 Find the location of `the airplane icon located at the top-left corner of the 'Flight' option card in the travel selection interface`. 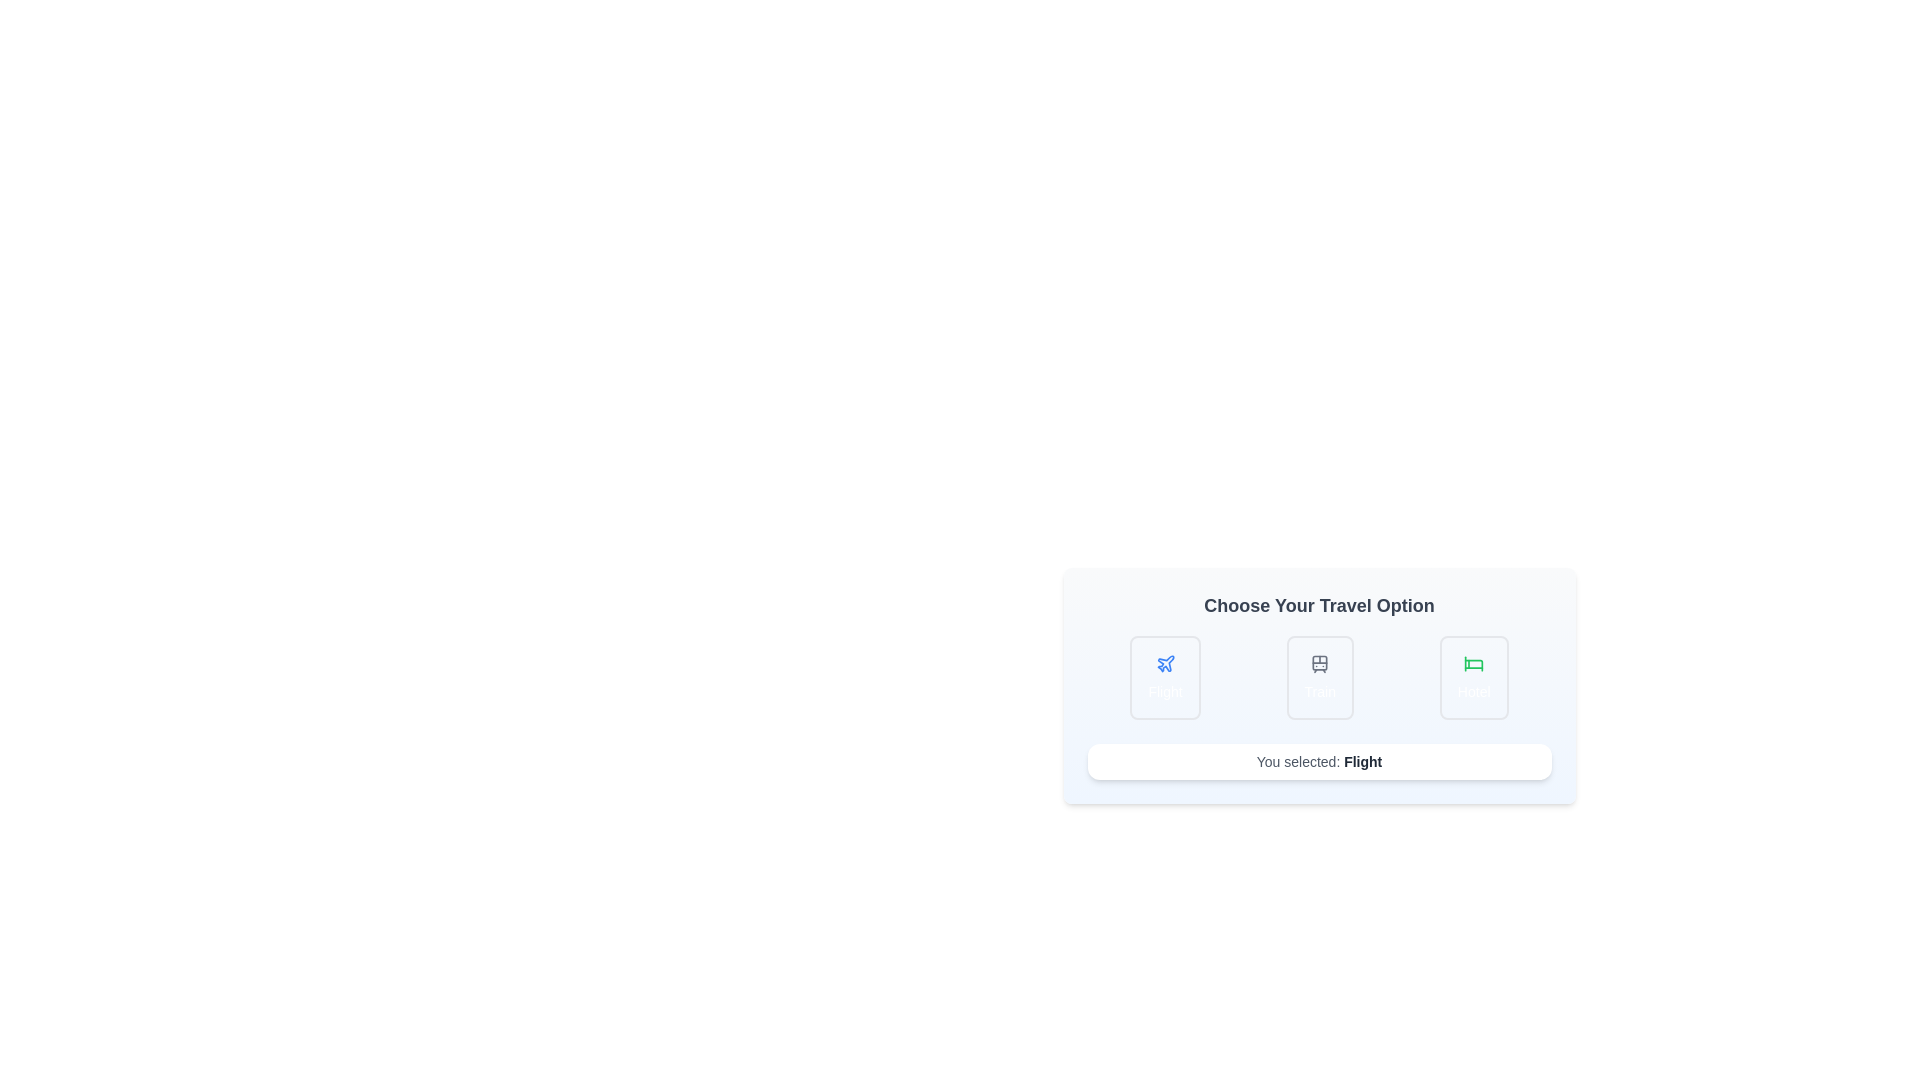

the airplane icon located at the top-left corner of the 'Flight' option card in the travel selection interface is located at coordinates (1165, 663).